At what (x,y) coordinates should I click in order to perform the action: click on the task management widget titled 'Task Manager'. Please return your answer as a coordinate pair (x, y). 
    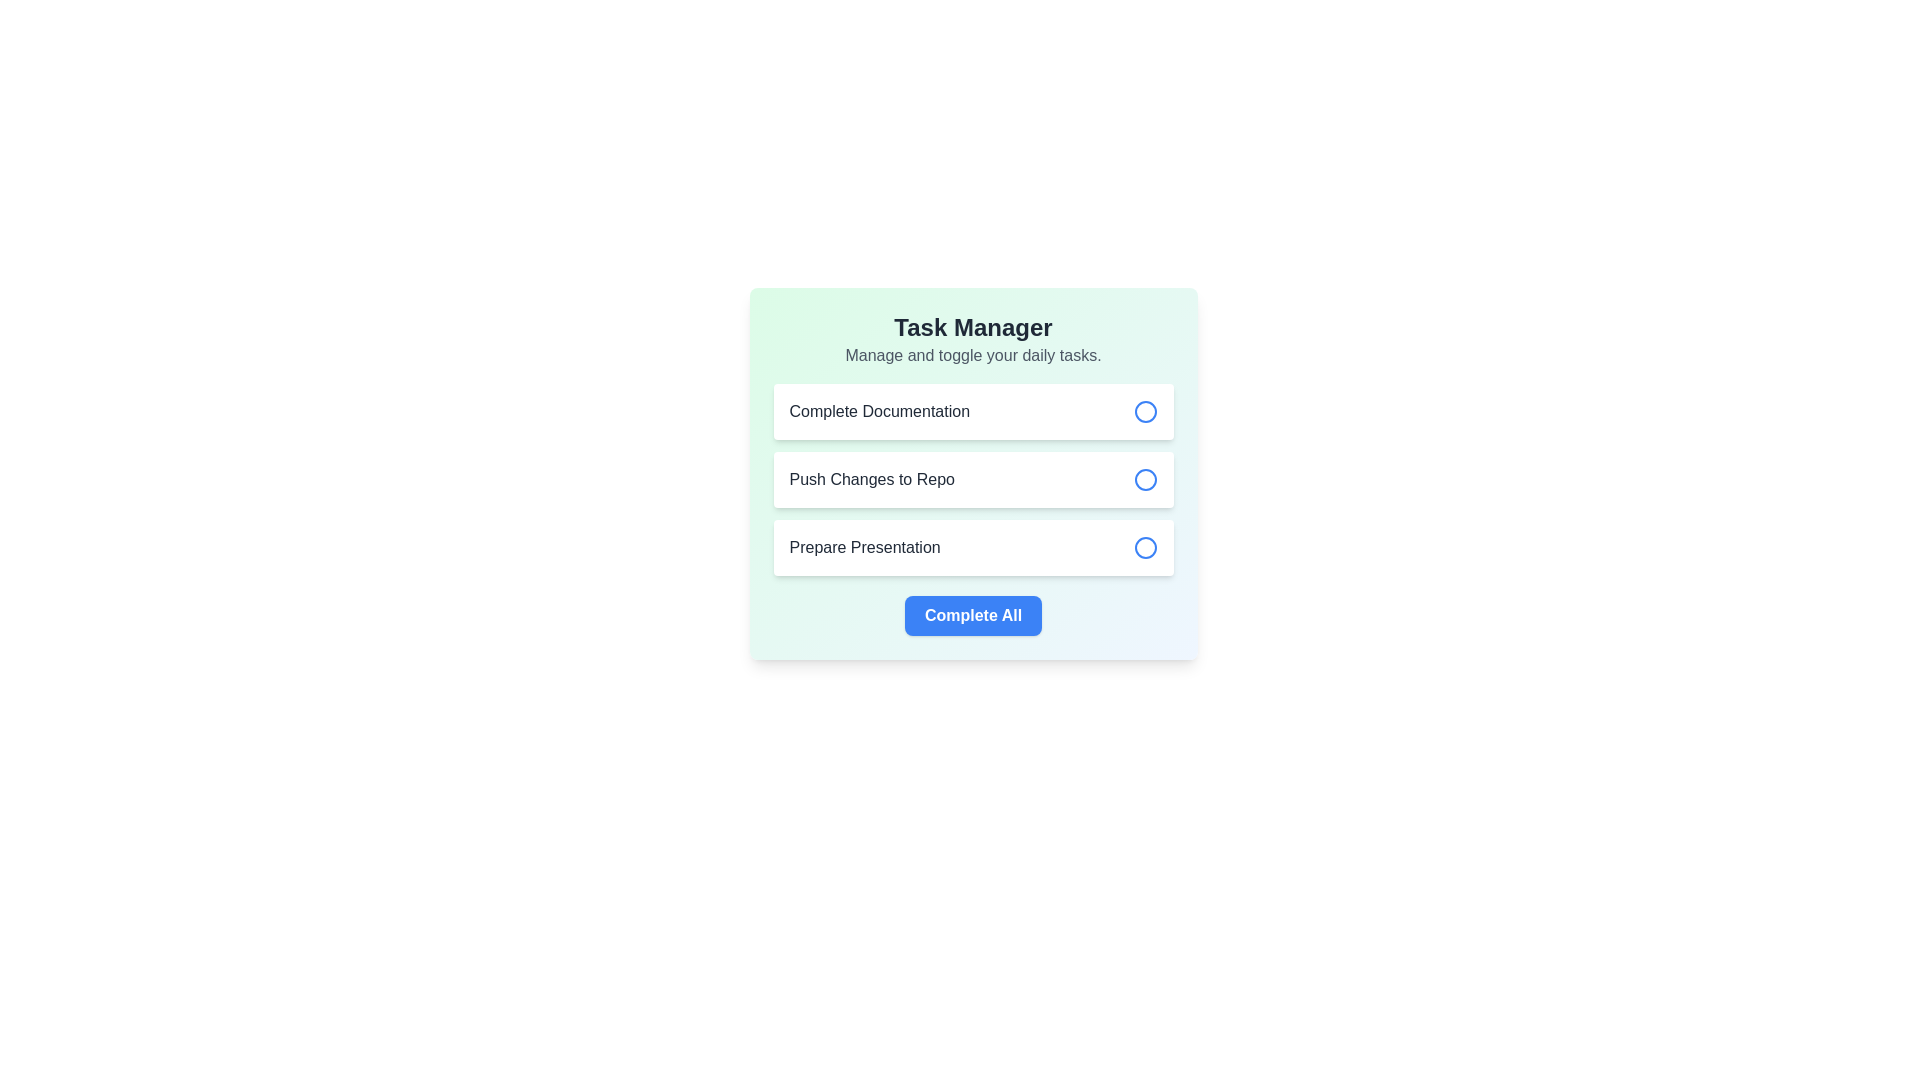
    Looking at the image, I should click on (973, 474).